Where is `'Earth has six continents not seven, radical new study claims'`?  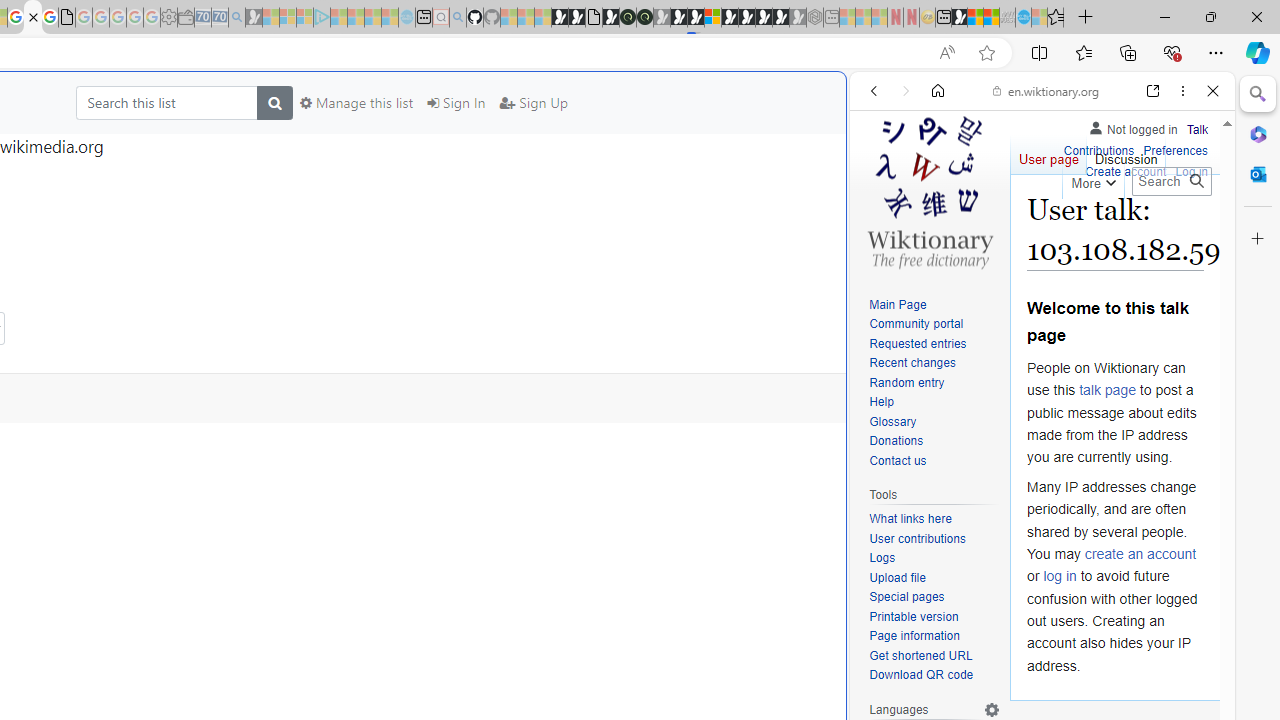 'Earth has six continents not seven, radical new study claims' is located at coordinates (992, 17).